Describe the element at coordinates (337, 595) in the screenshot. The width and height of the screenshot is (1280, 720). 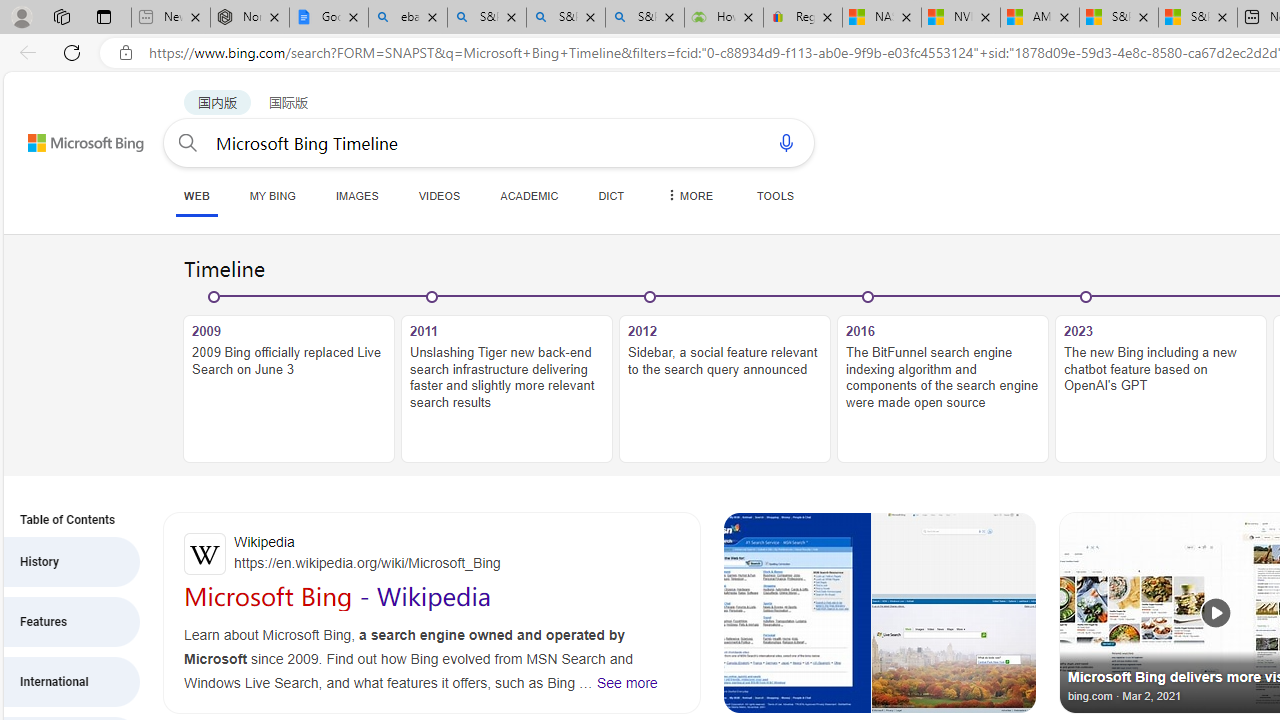
I see `'Microsoft Bing - Wikipedia'` at that location.